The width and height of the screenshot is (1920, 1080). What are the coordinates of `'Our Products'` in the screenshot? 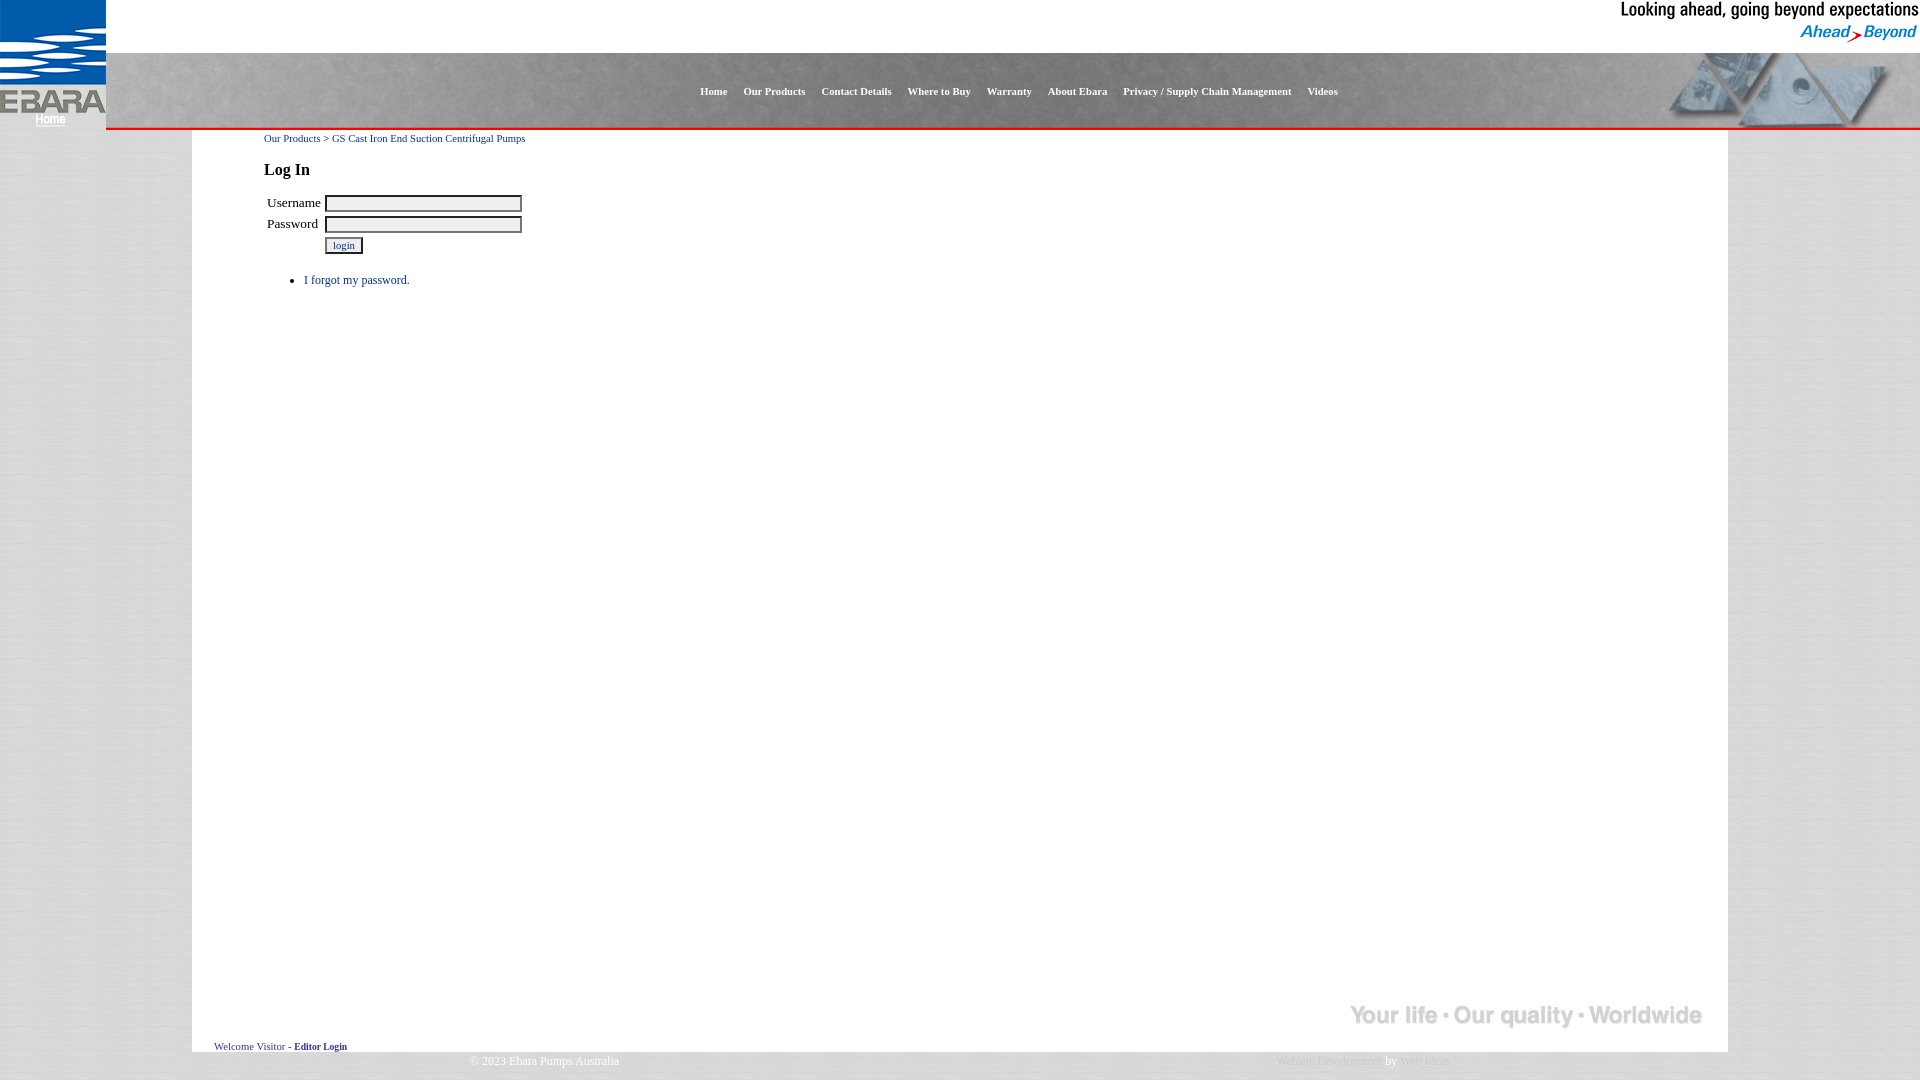 It's located at (772, 91).